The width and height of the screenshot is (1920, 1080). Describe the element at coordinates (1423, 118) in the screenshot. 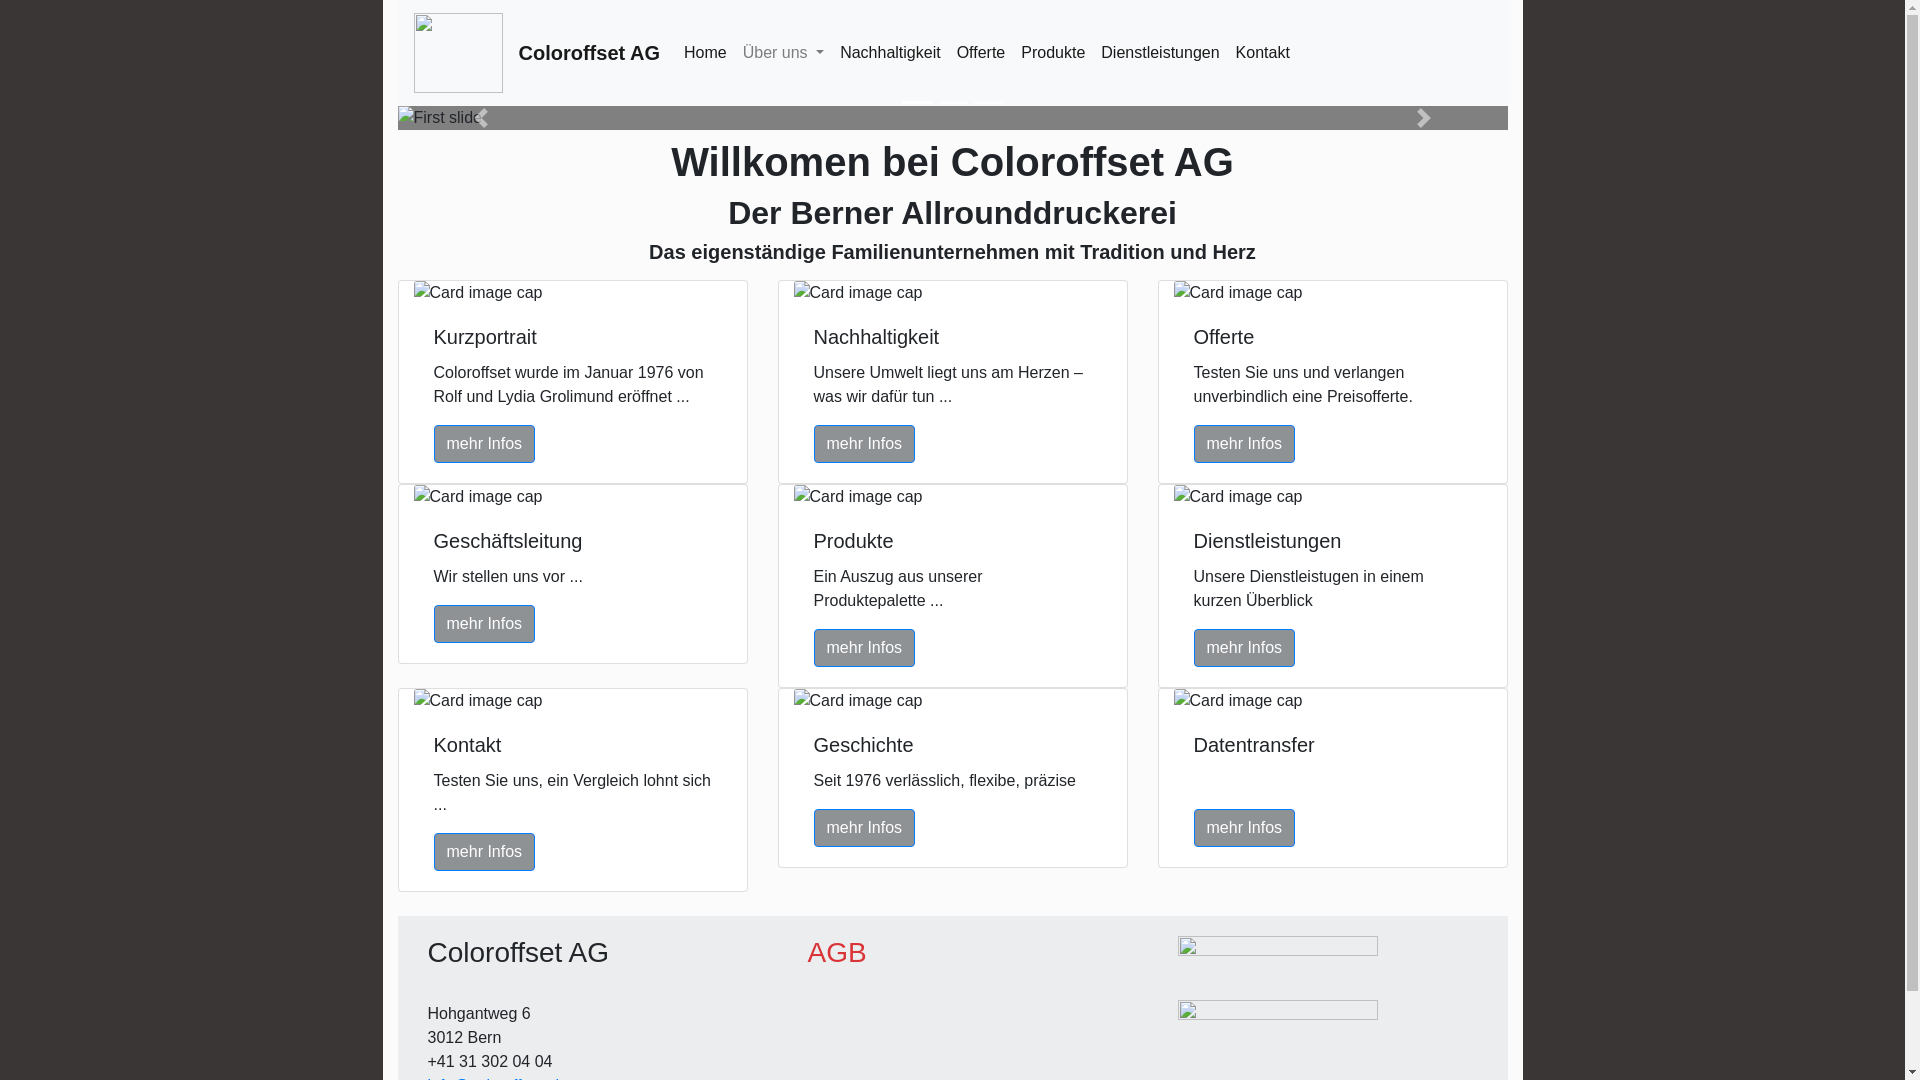

I see `'Next'` at that location.